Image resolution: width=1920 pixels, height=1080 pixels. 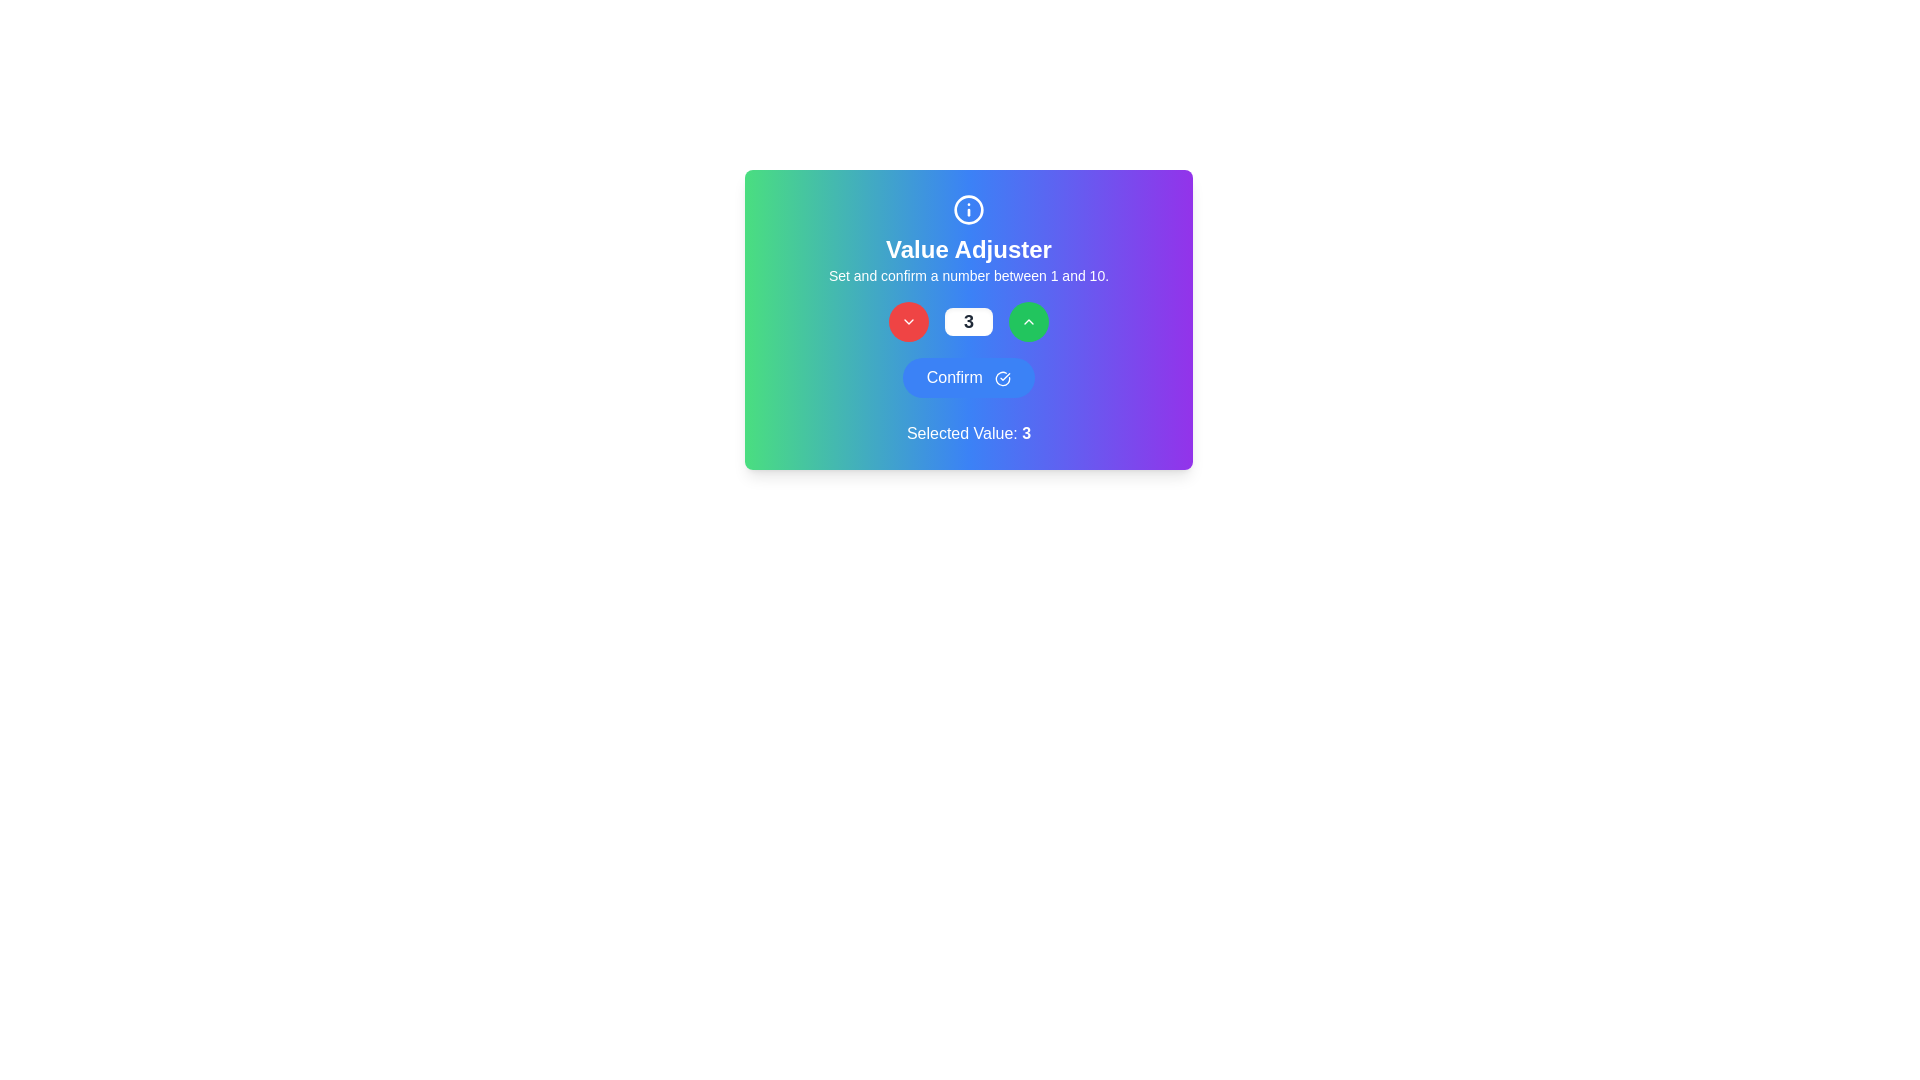 What do you see at coordinates (1028, 320) in the screenshot?
I see `the upward-pointing chevron icon styled with a green circular button located on the upper-right side of the number input interface to increment the value` at bounding box center [1028, 320].